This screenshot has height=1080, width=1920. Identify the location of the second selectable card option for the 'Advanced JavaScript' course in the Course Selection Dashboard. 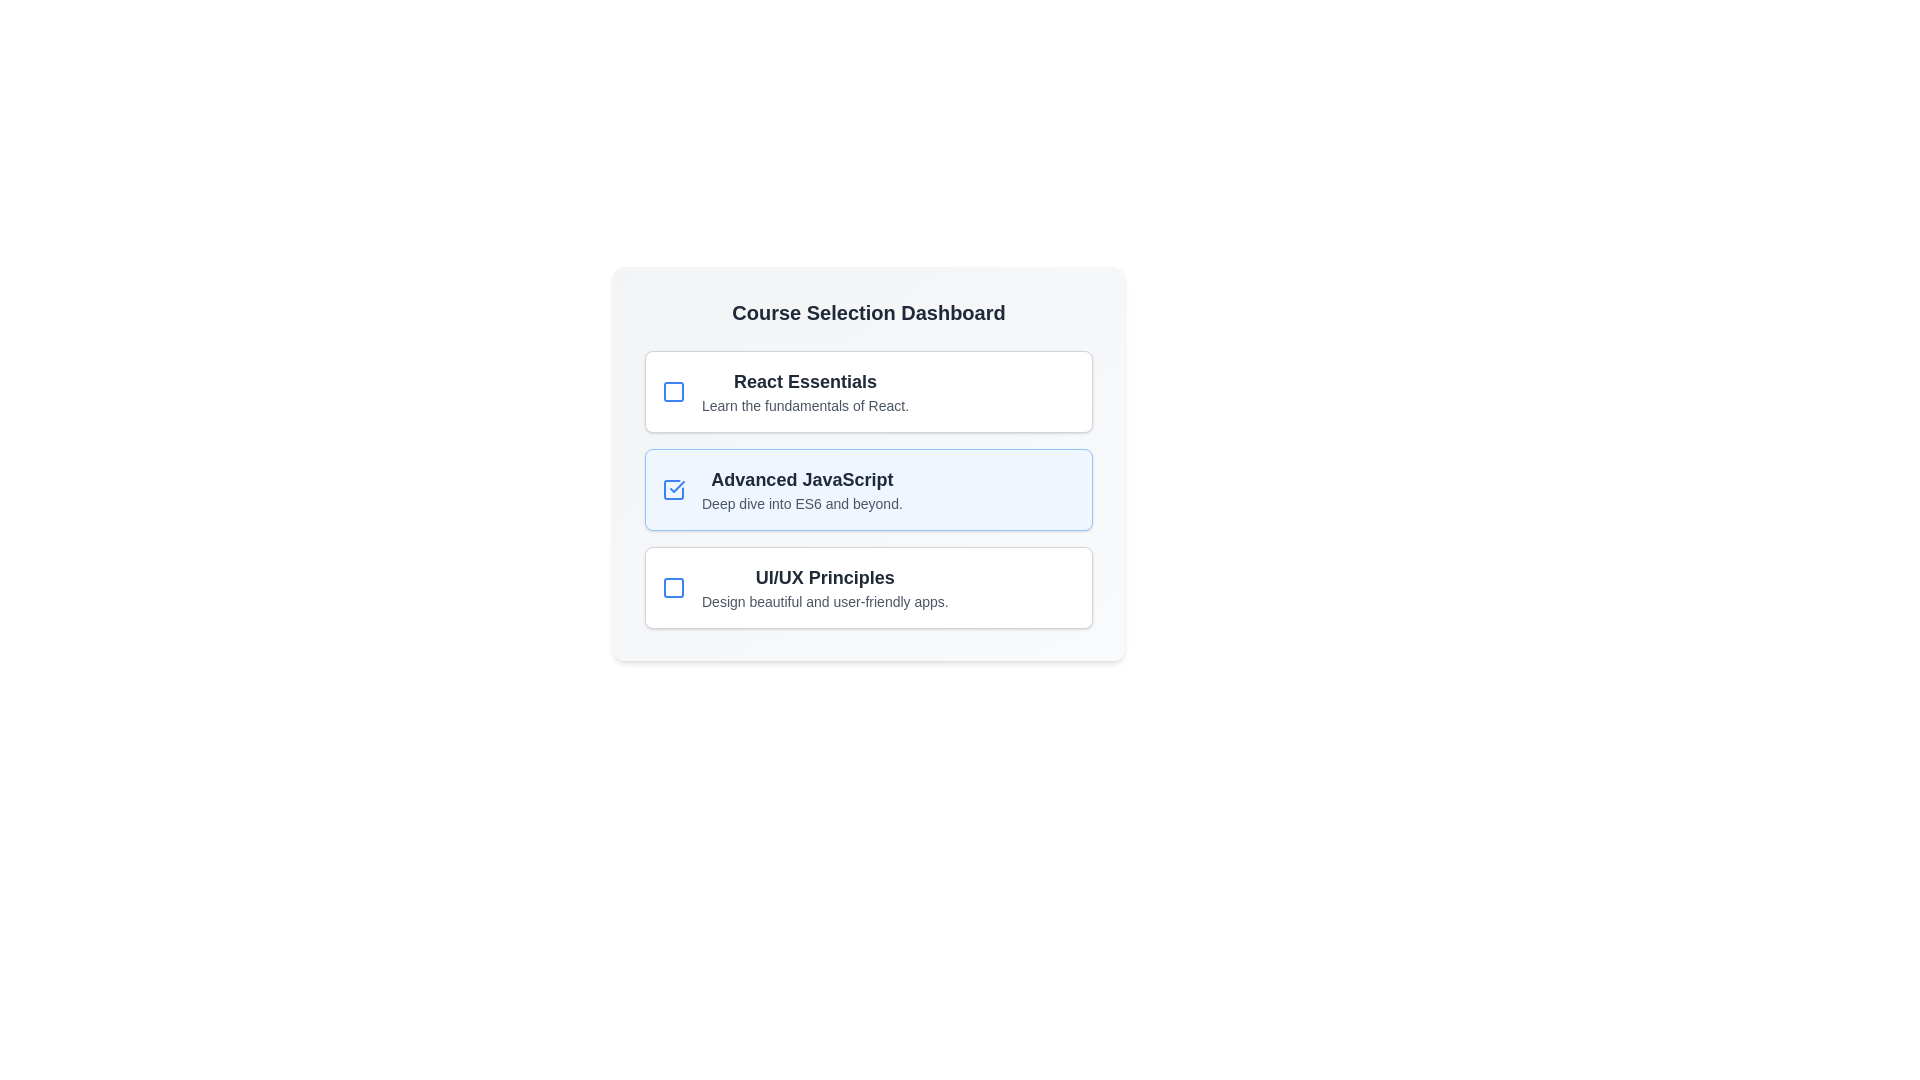
(868, 489).